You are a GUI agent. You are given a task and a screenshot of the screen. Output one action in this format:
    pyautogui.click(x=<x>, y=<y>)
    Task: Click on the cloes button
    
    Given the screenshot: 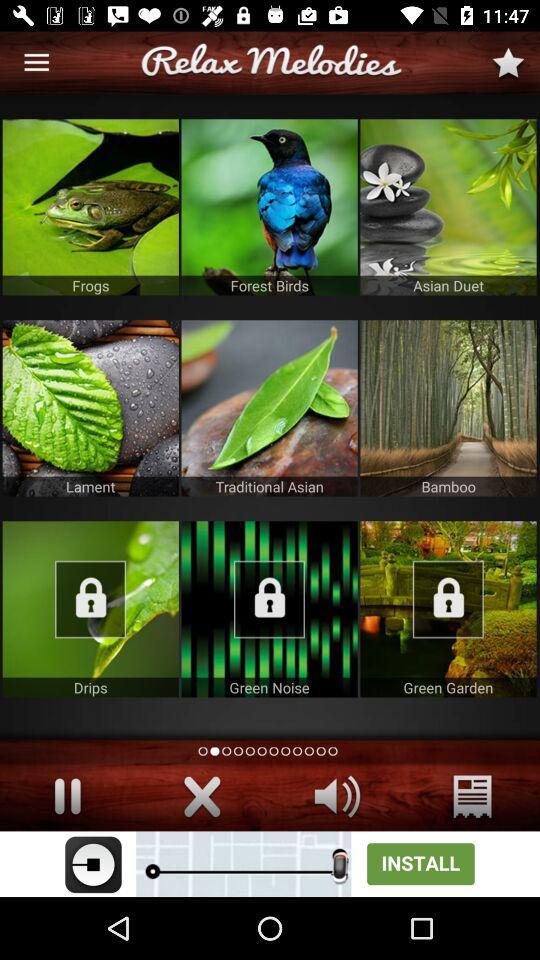 What is the action you would take?
    pyautogui.click(x=202, y=796)
    